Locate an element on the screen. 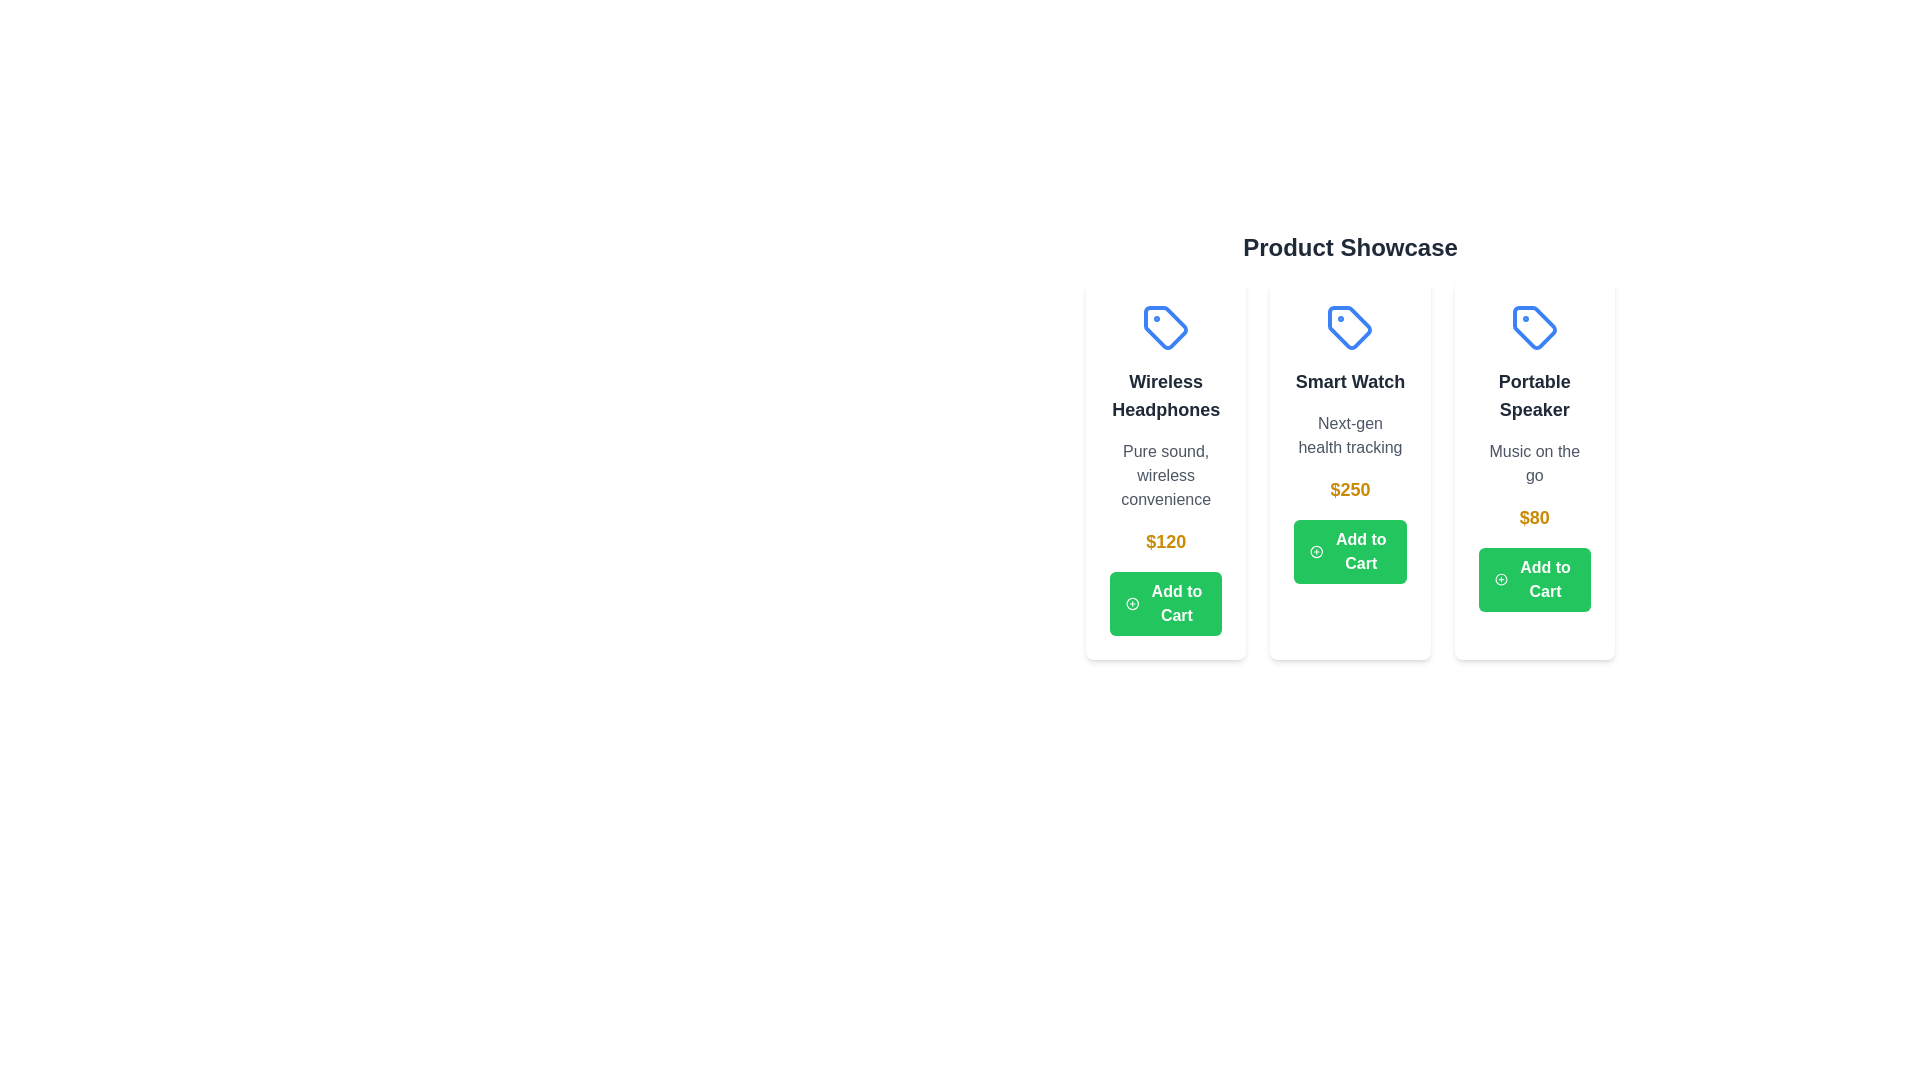 The height and width of the screenshot is (1080, 1920). 'Add to Cart' button for the product identified by Wireless Headphones is located at coordinates (1166, 603).